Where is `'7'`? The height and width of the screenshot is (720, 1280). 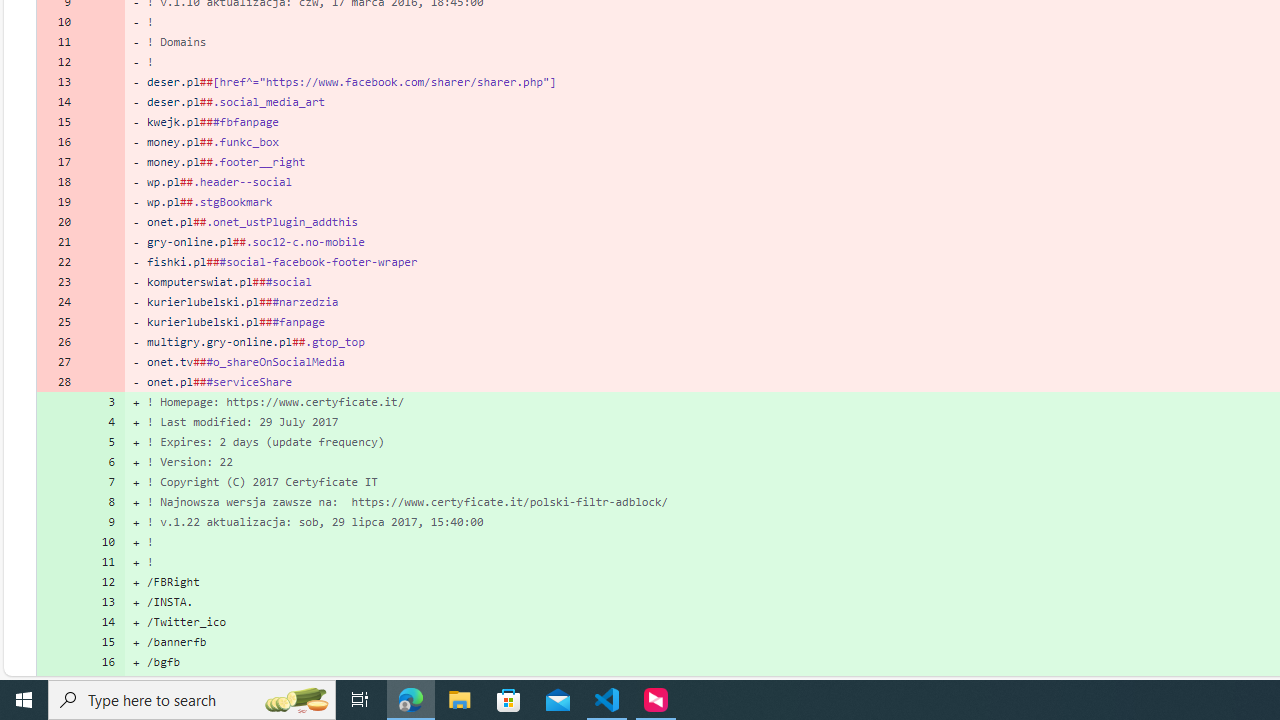 '7' is located at coordinates (102, 482).